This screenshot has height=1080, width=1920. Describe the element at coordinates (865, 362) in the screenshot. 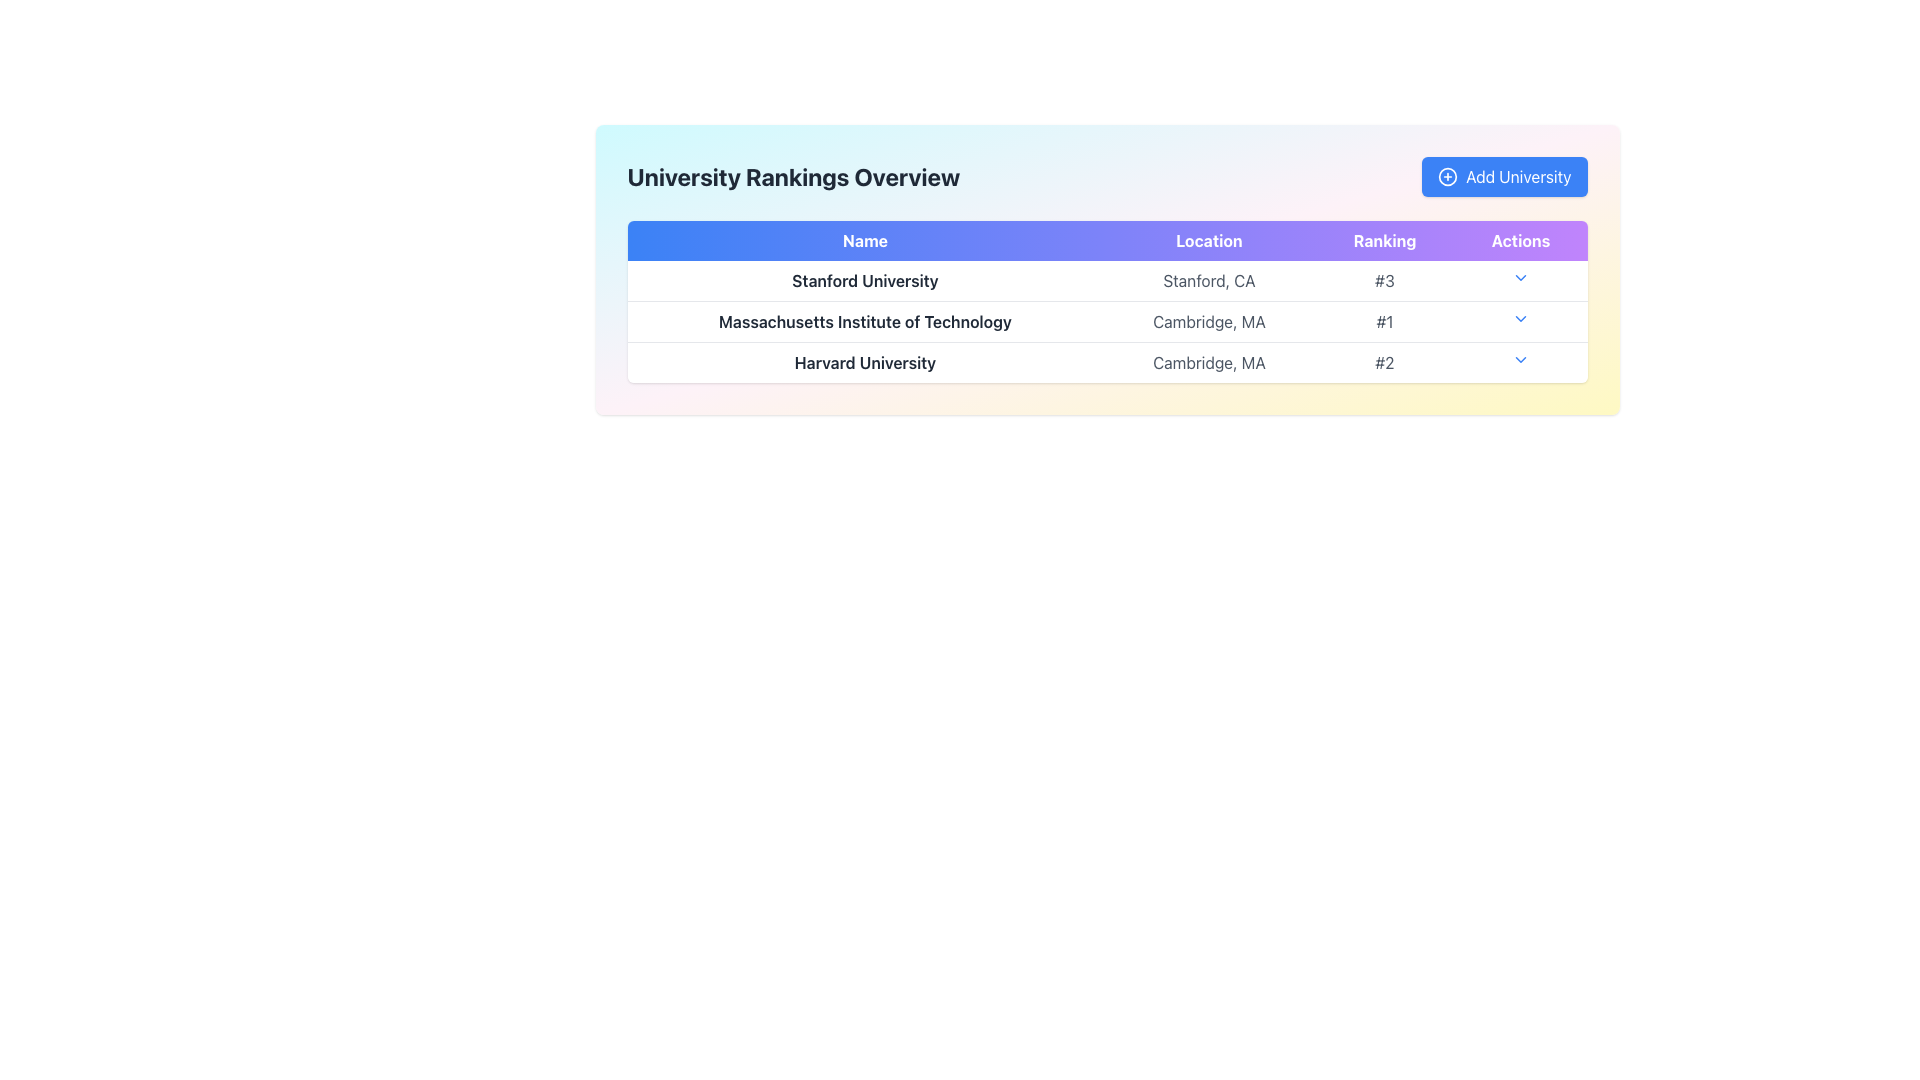

I see `the 'Harvard University' text label, which is displayed in bold serif font and dark gray color, located in the second row of the table under the 'Name' column` at that location.